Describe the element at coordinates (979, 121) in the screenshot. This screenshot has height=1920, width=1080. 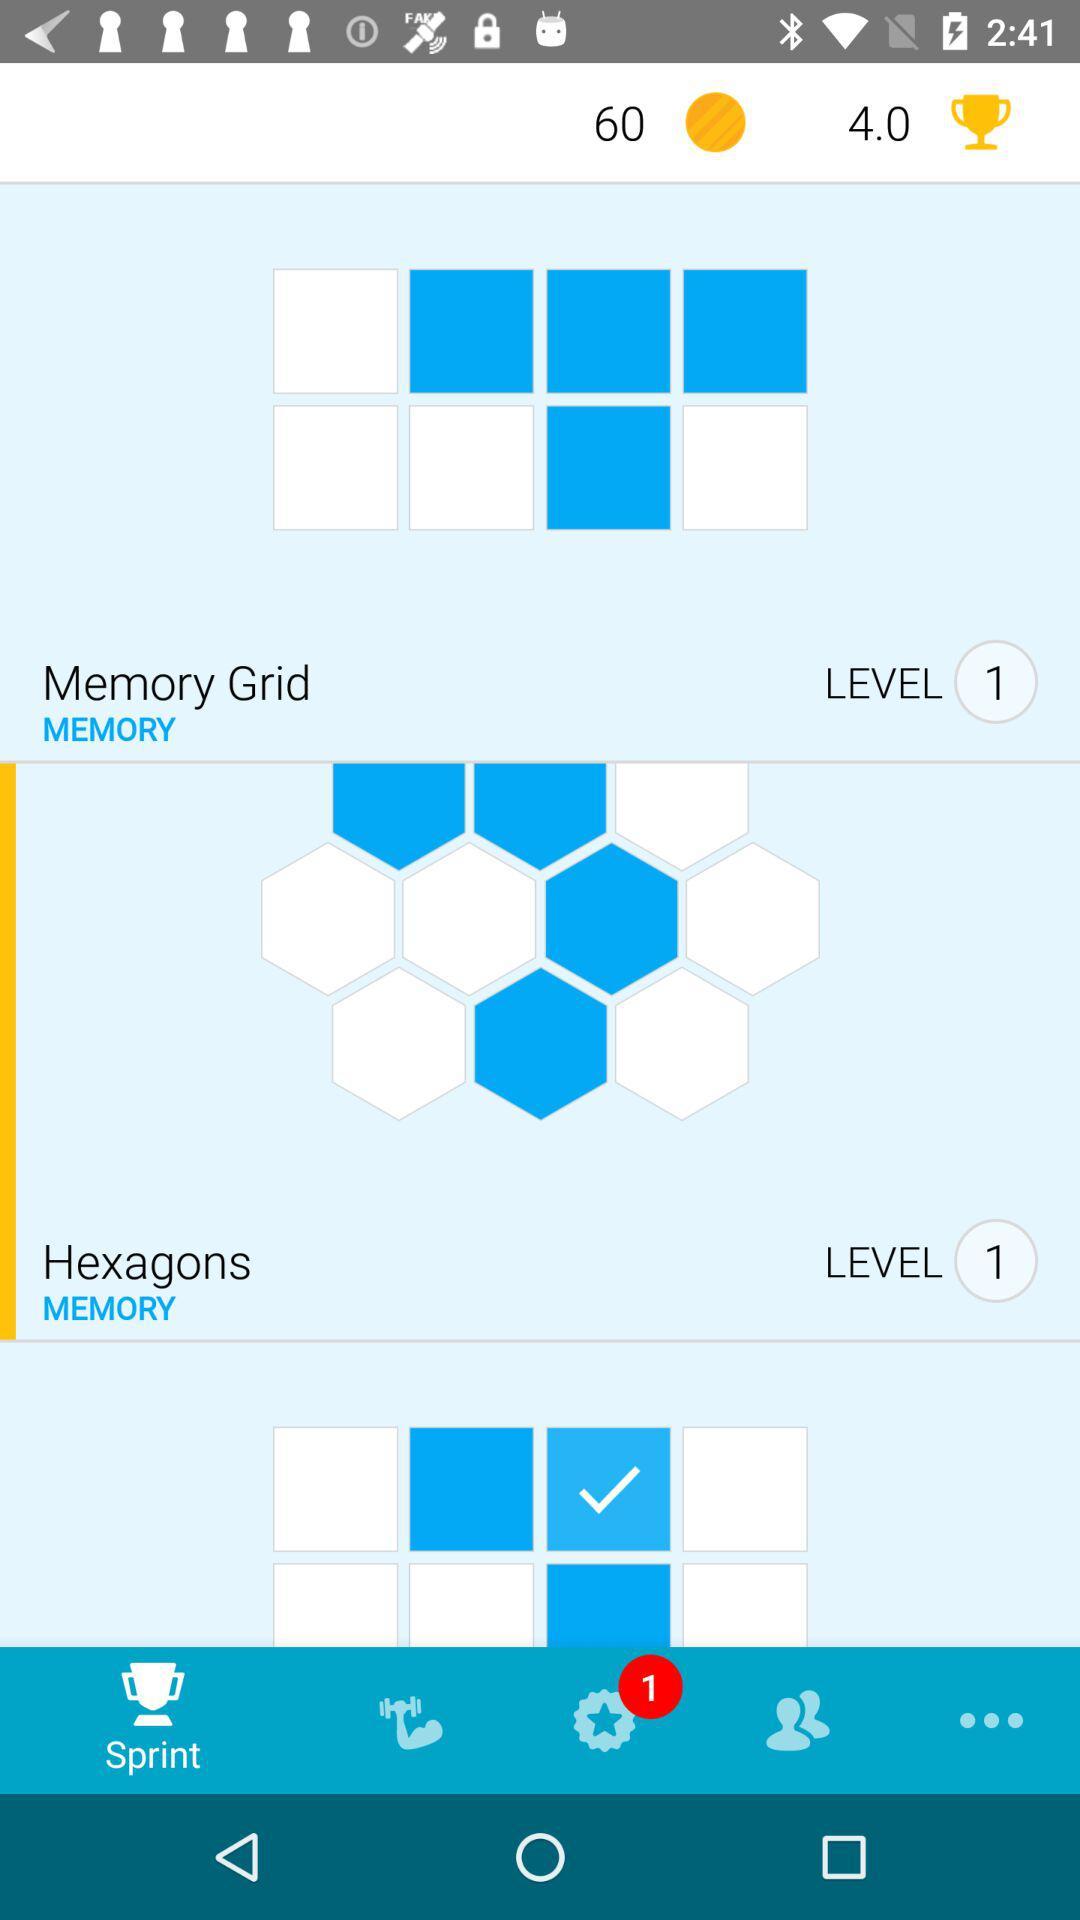
I see `trophy` at that location.